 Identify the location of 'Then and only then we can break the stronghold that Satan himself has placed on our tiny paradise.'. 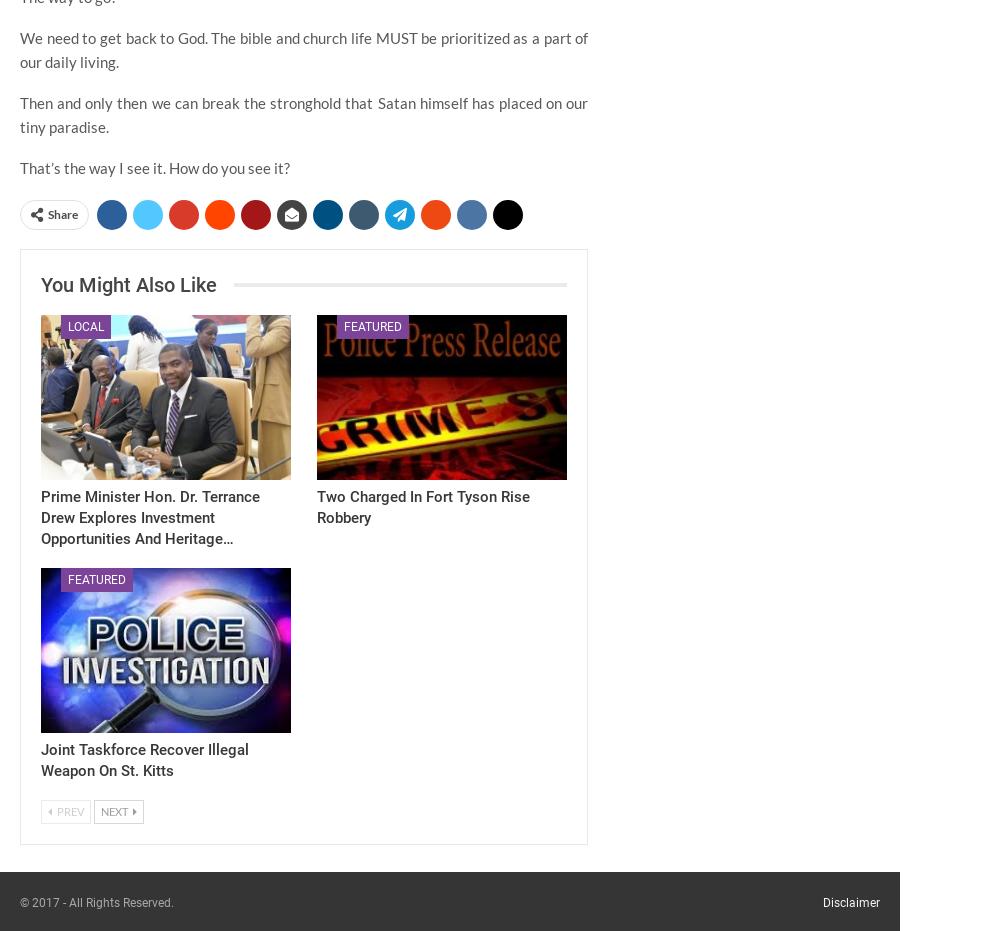
(18, 113).